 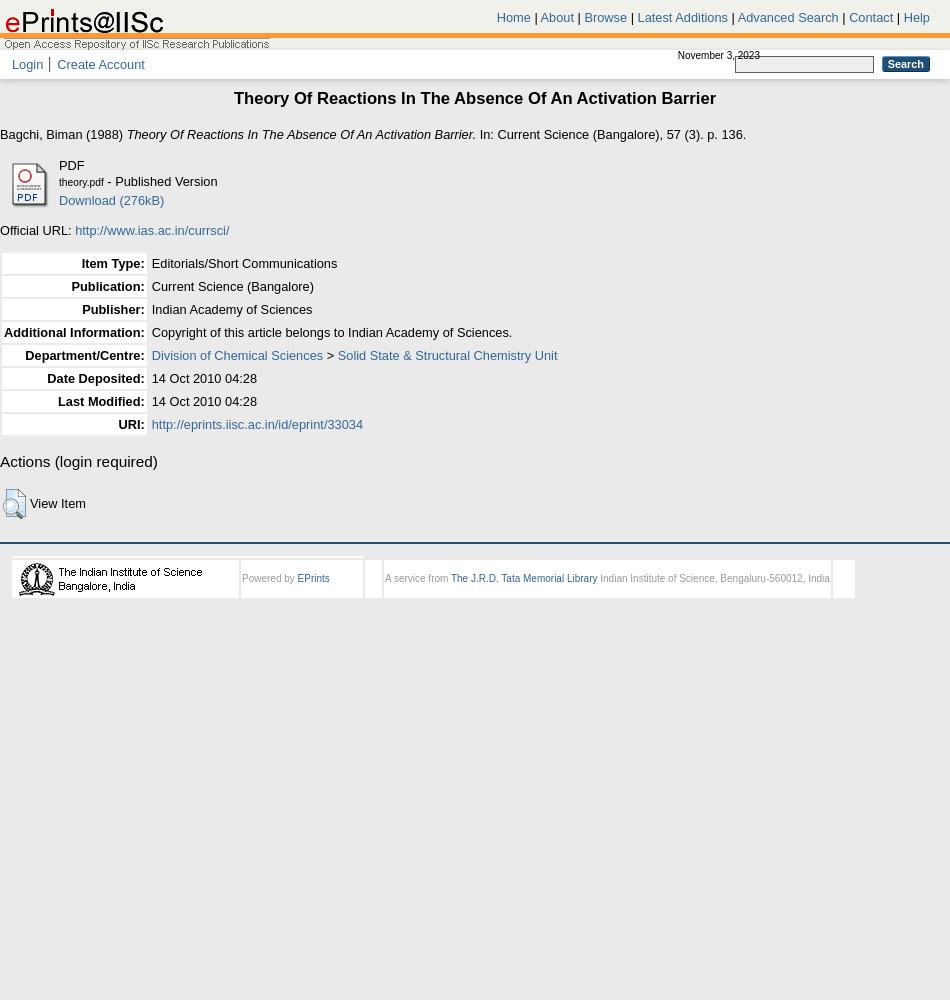 I want to click on 'Theory Of Reactions In The Absence Of An Activation Barrier.', so click(x=299, y=133).